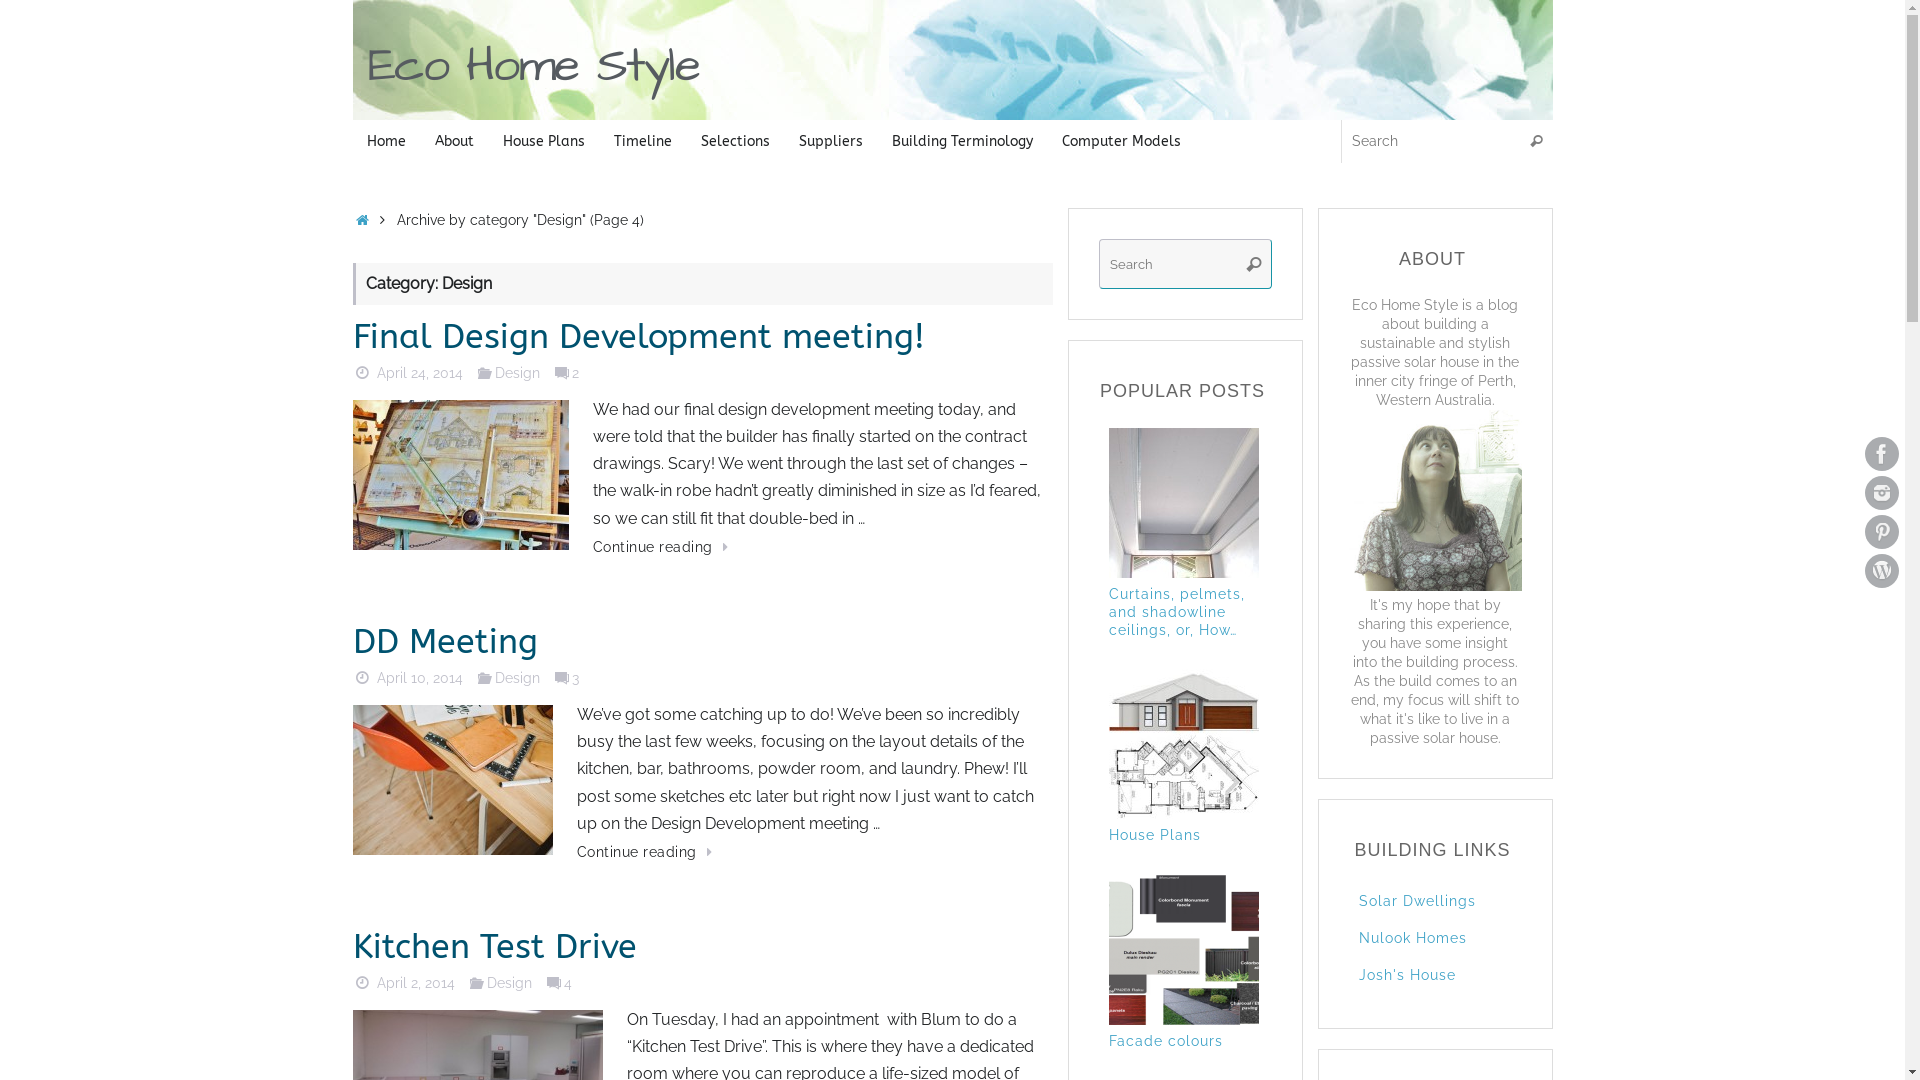 Image resolution: width=1920 pixels, height=1080 pixels. I want to click on '2', so click(564, 372).